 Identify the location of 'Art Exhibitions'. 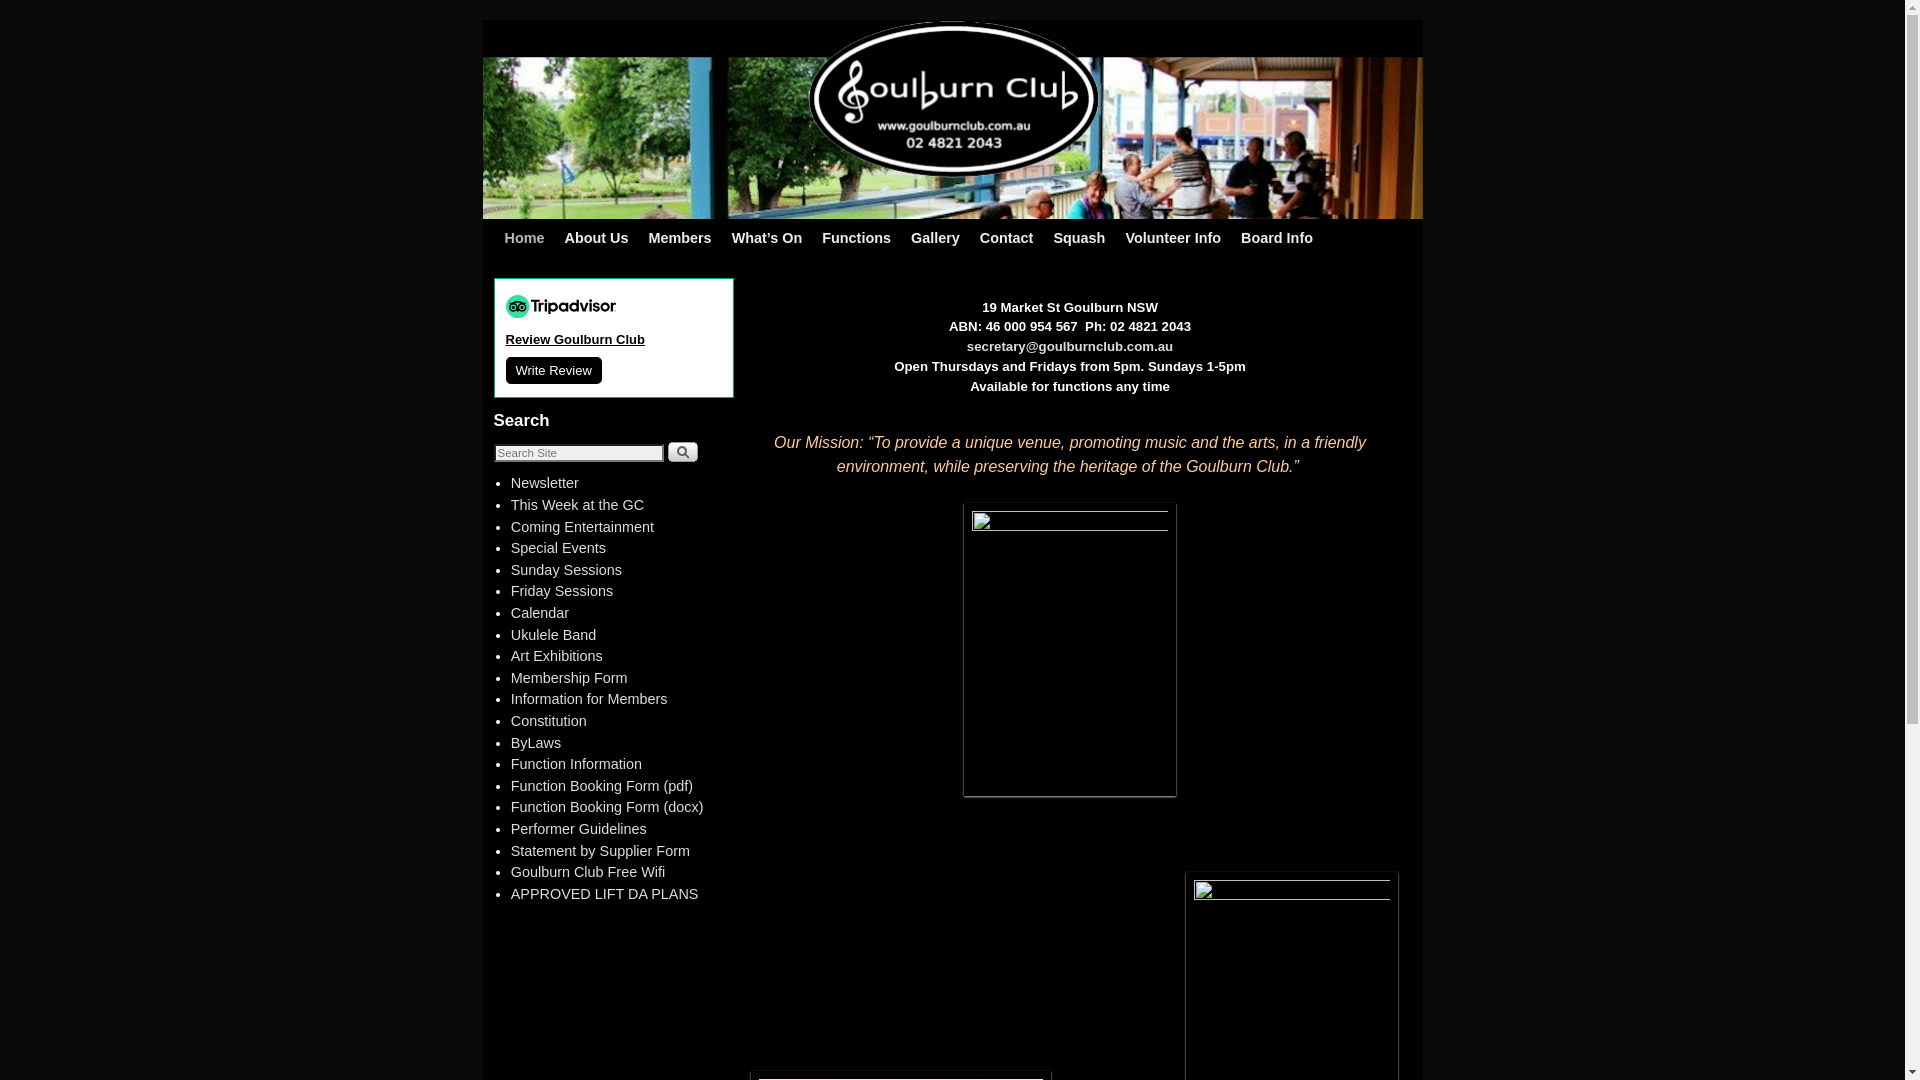
(556, 655).